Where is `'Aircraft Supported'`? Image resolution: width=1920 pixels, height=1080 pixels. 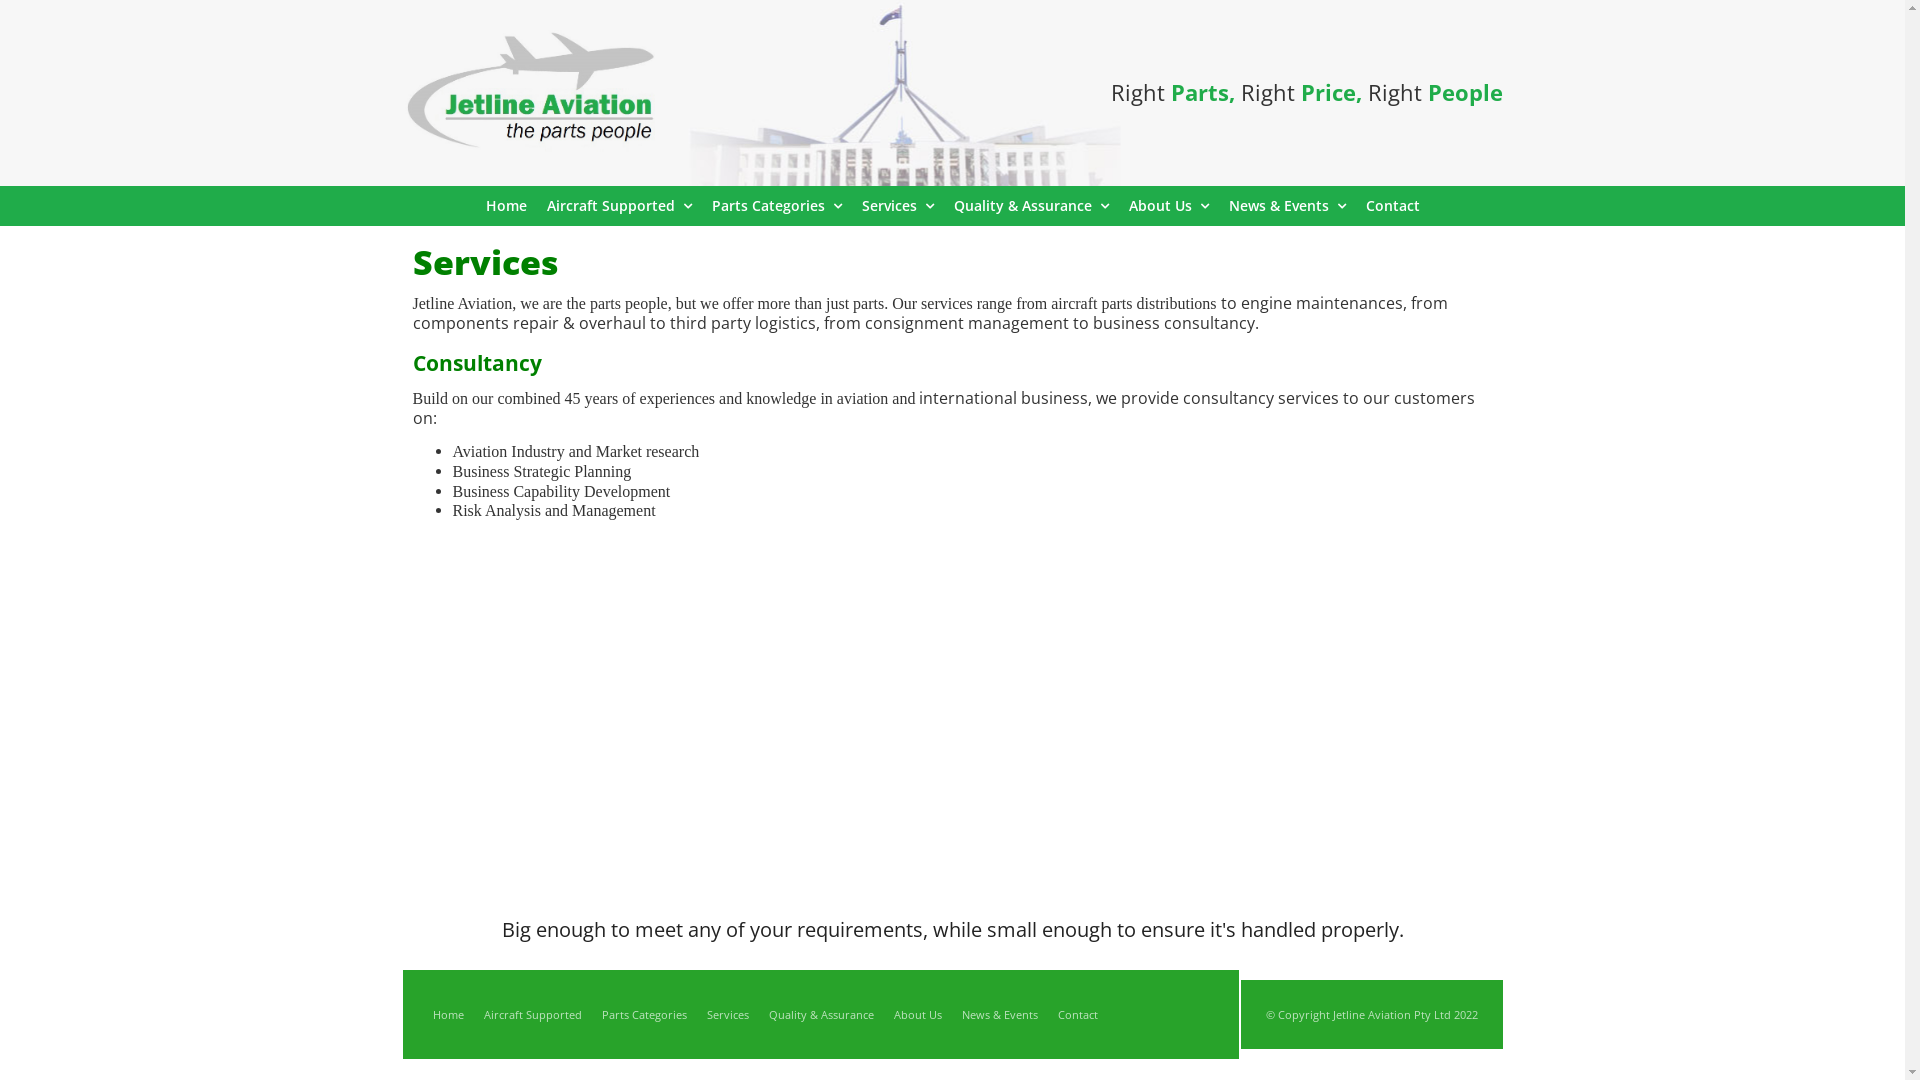 'Aircraft Supported' is located at coordinates (532, 1014).